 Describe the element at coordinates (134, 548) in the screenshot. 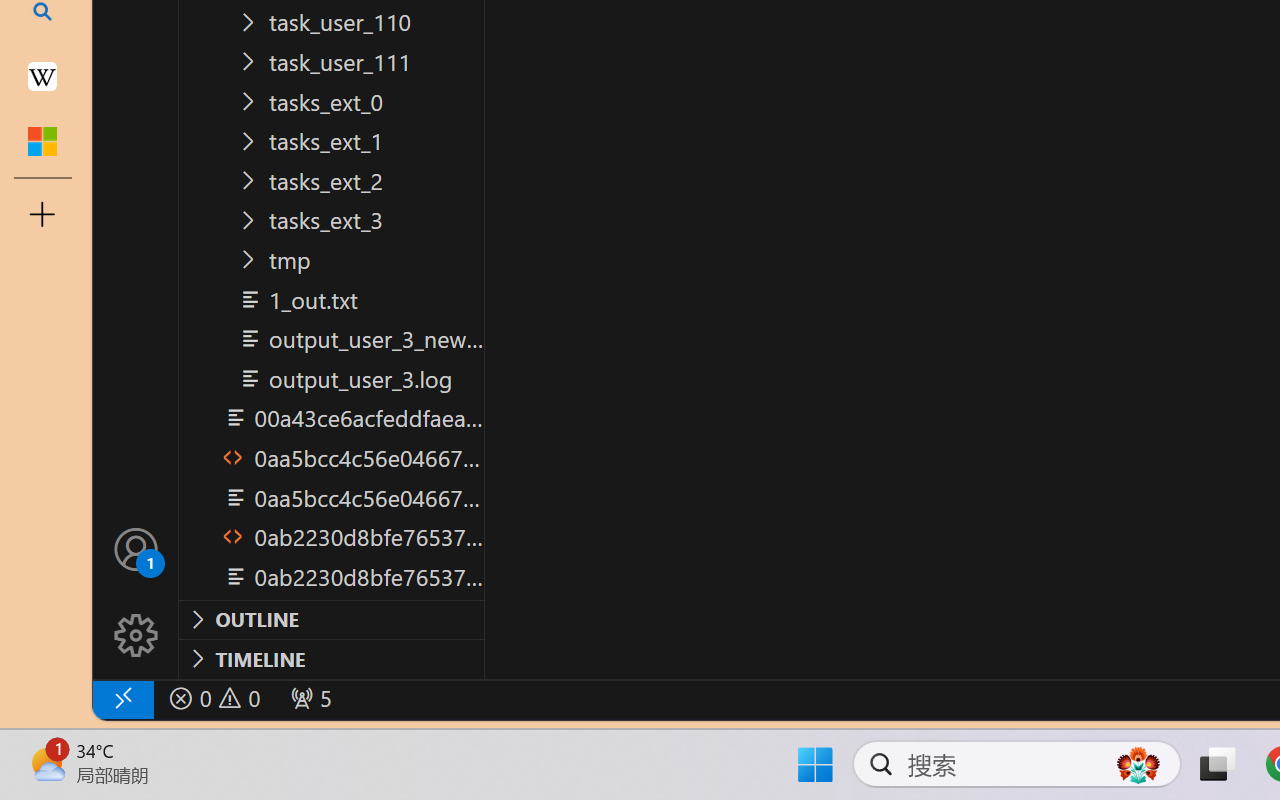

I see `'Accounts - Sign in requested'` at that location.